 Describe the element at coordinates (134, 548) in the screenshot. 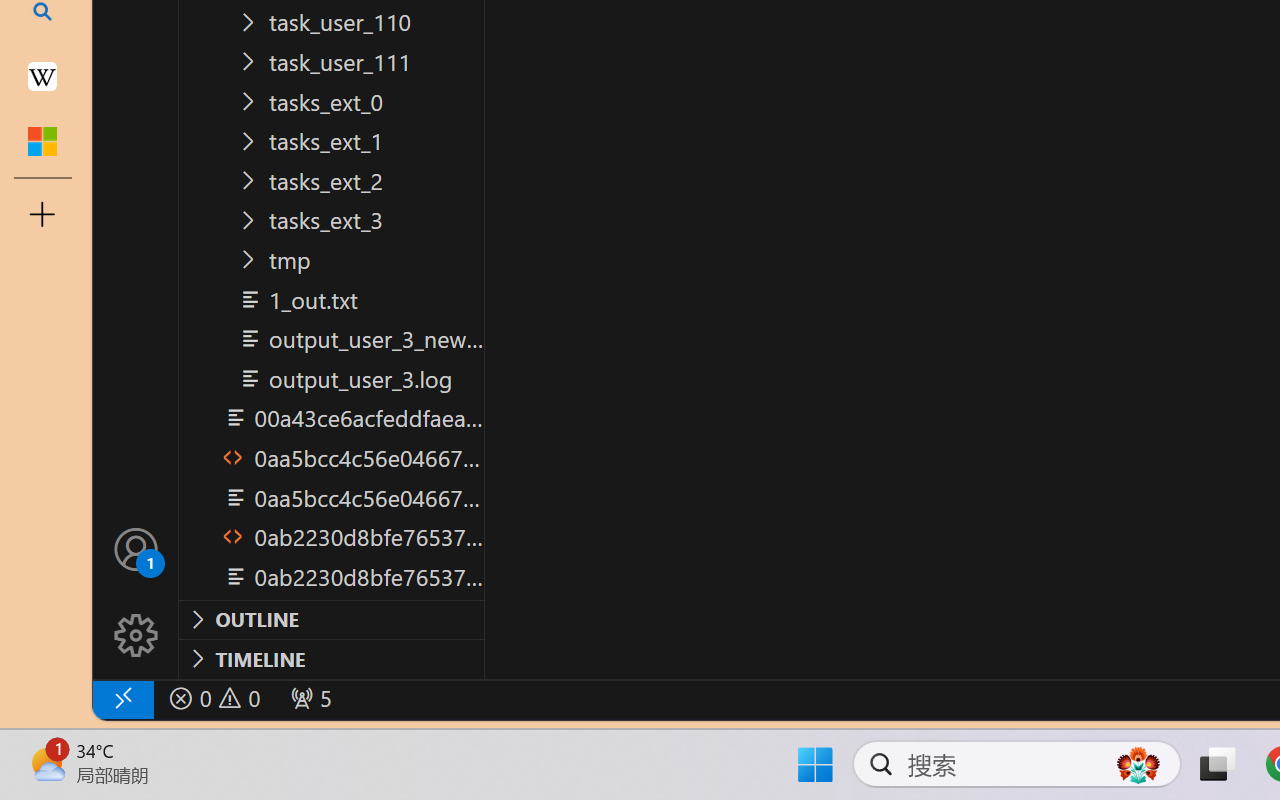

I see `'Accounts - Sign in requested'` at that location.